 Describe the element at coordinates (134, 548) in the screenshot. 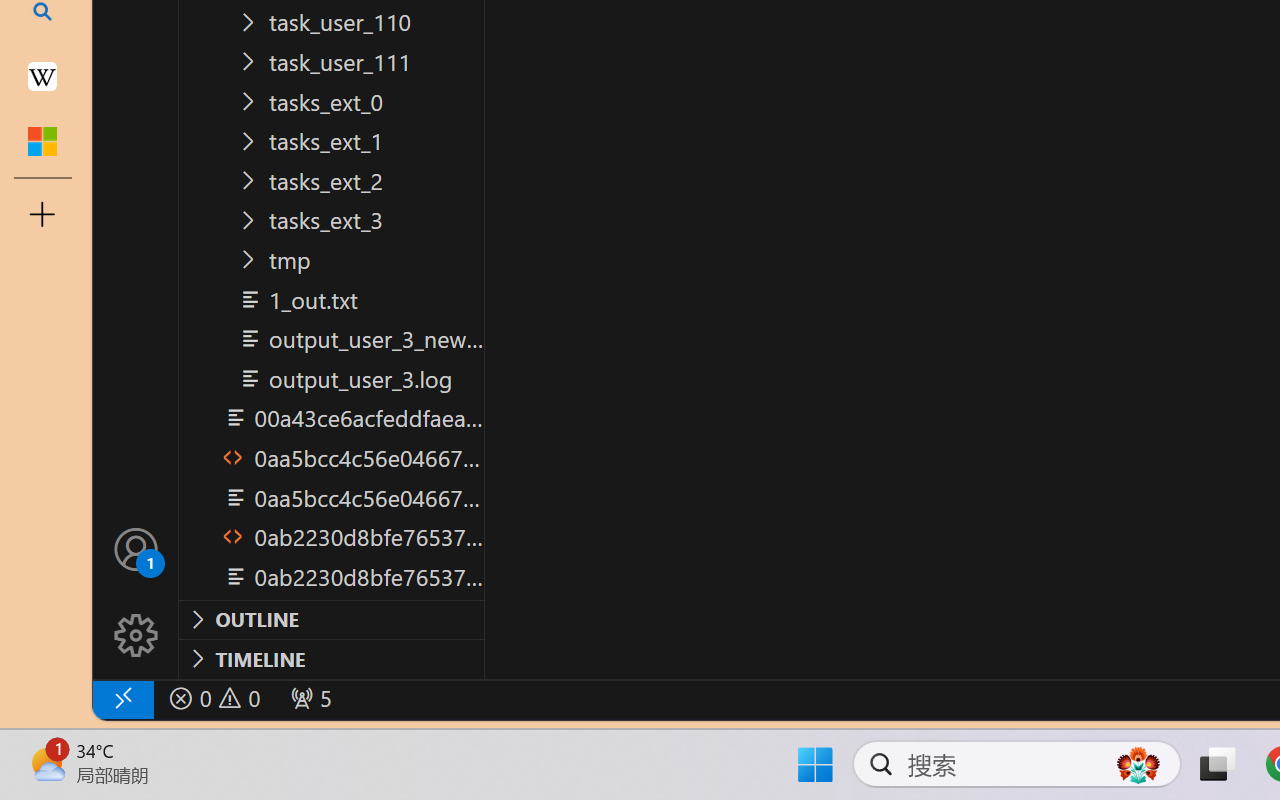

I see `'Accounts - Sign in requested'` at that location.